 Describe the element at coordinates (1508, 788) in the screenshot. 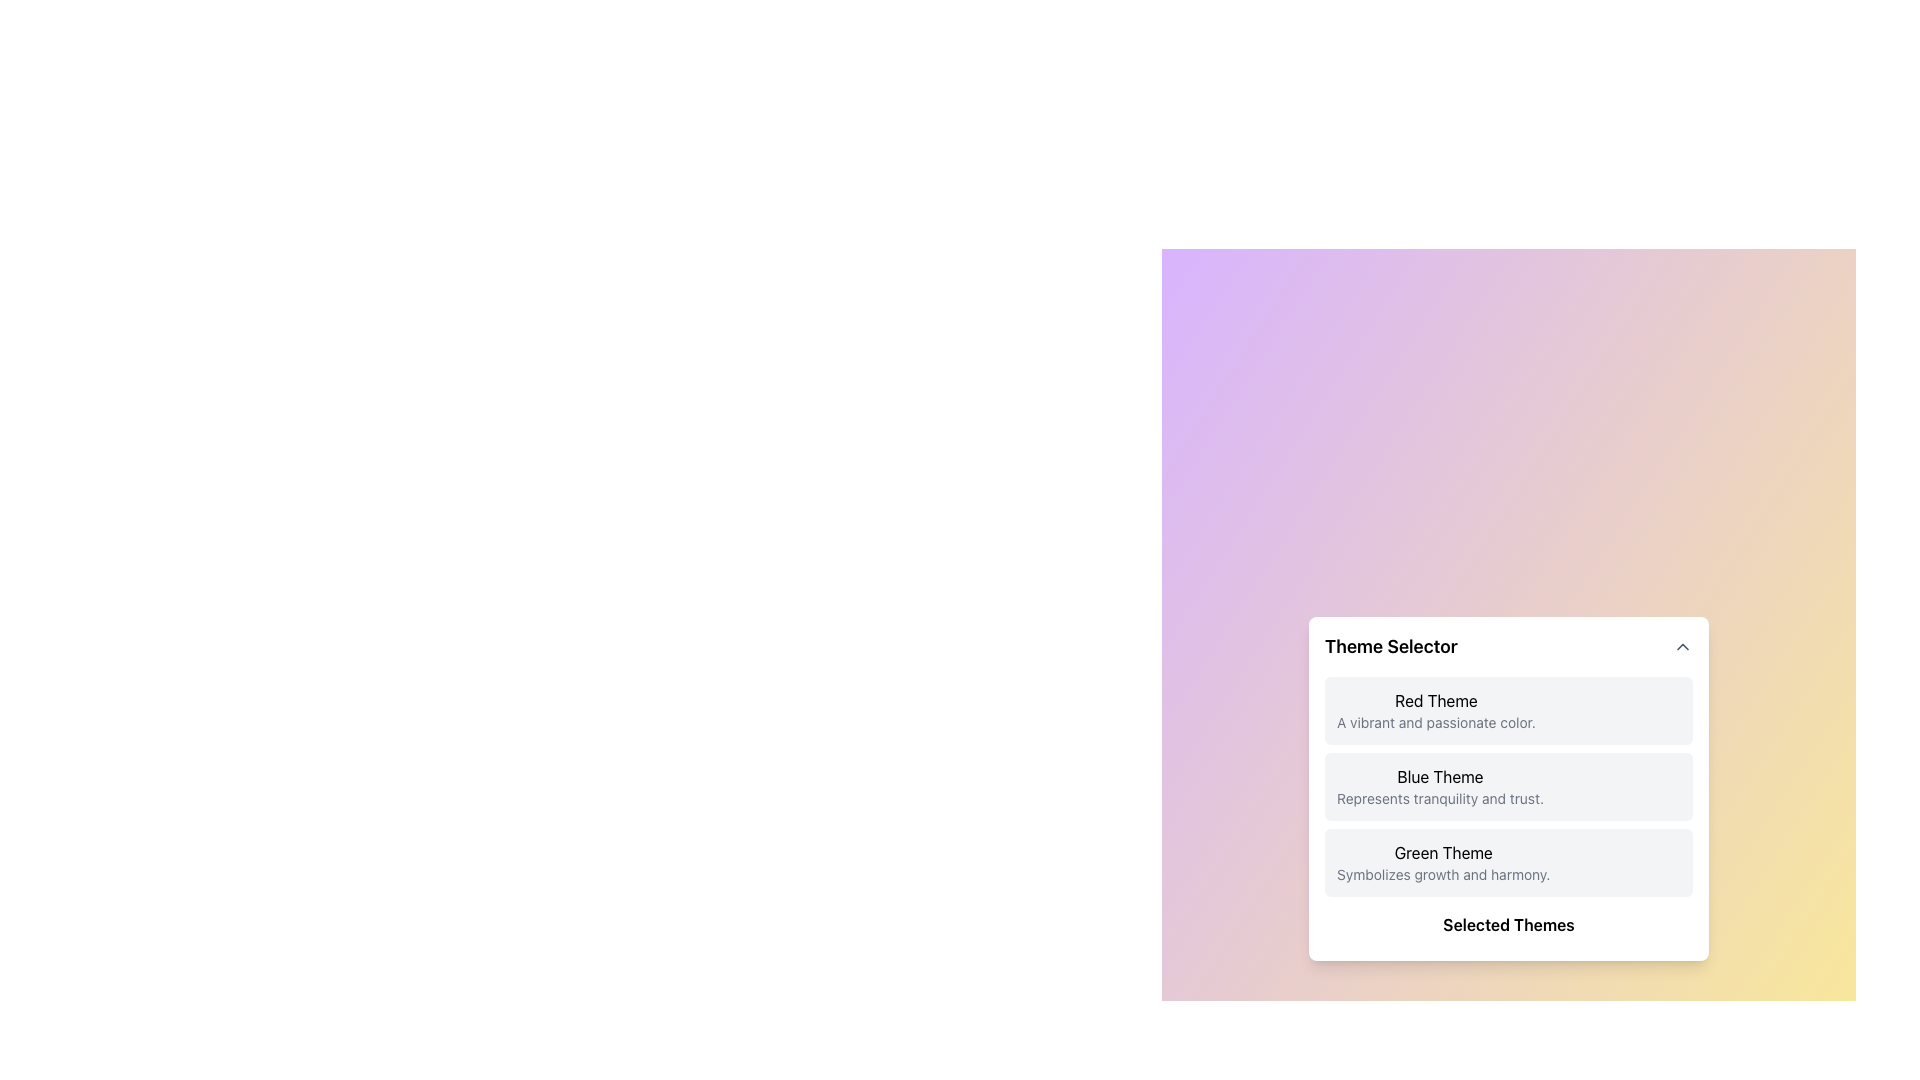

I see `the second card in the theme selector menu` at that location.